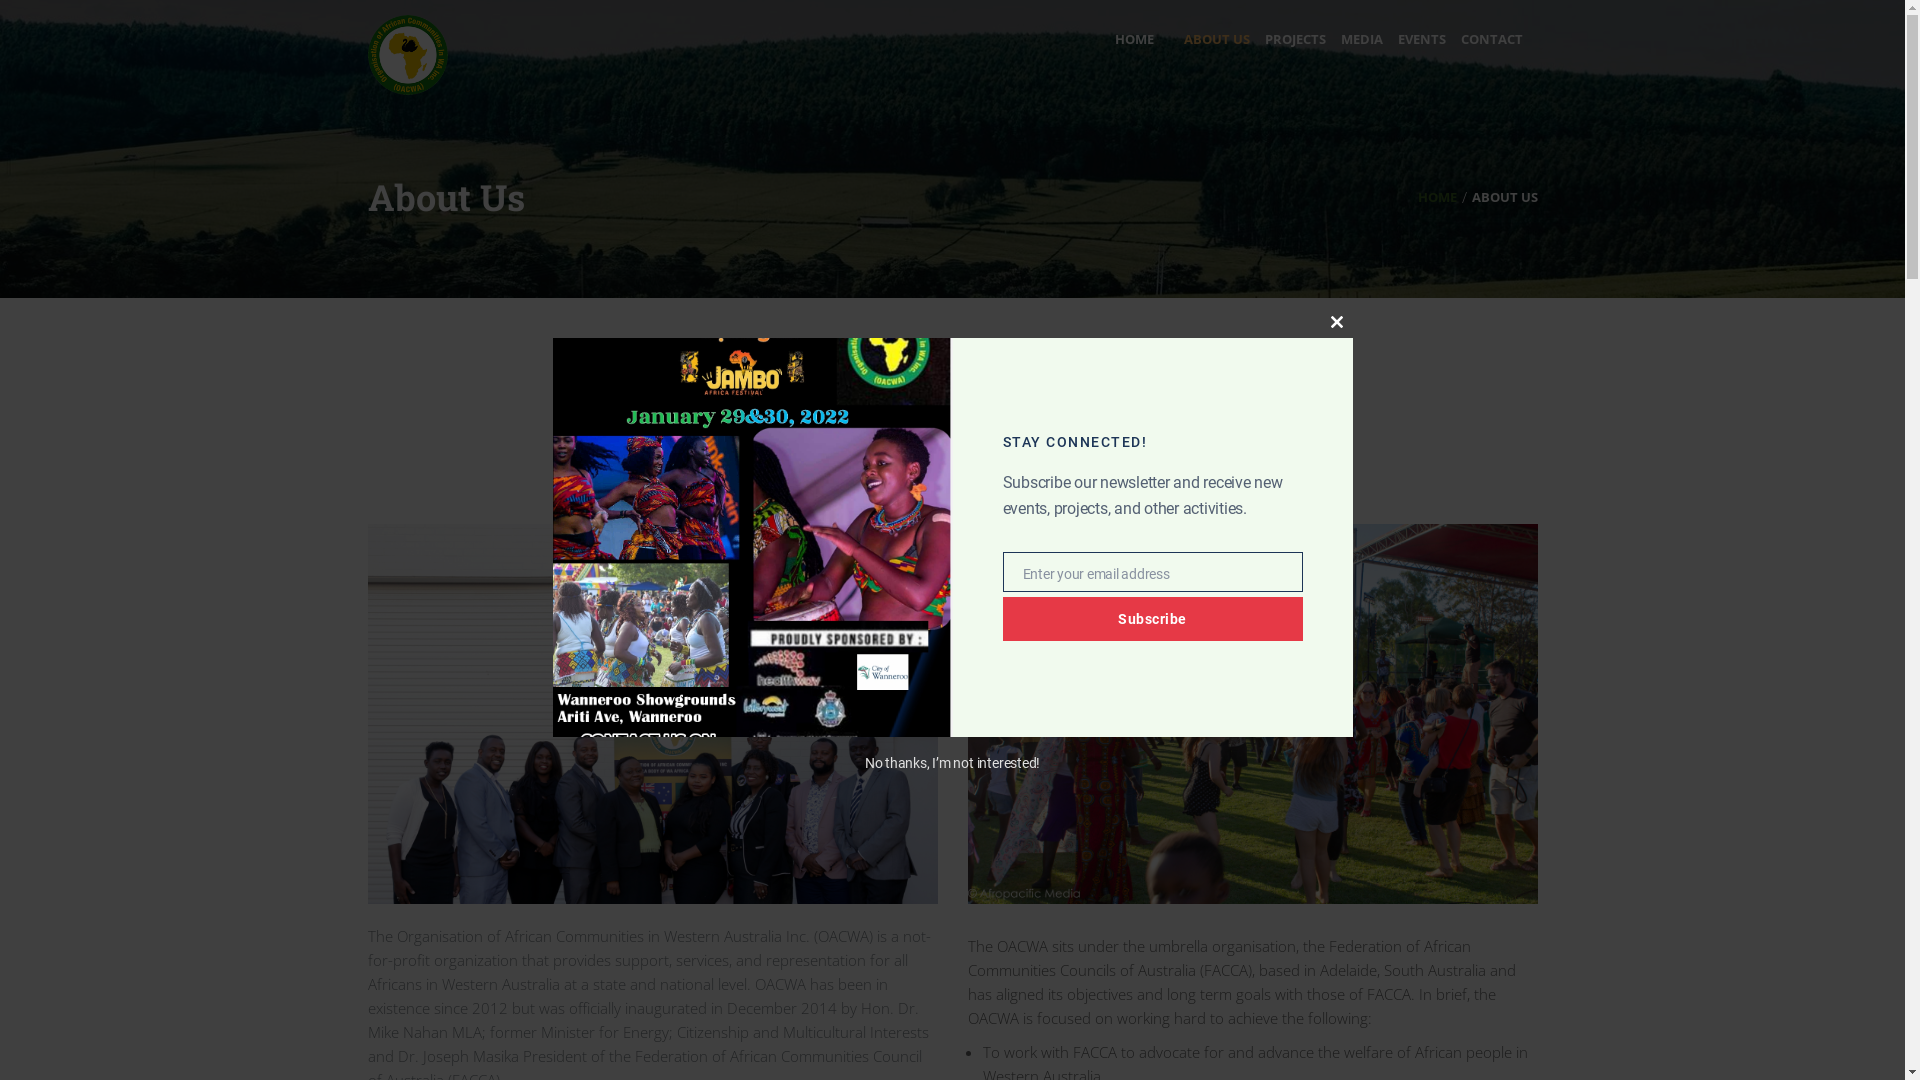  What do you see at coordinates (1492, 39) in the screenshot?
I see `'CONTACT'` at bounding box center [1492, 39].